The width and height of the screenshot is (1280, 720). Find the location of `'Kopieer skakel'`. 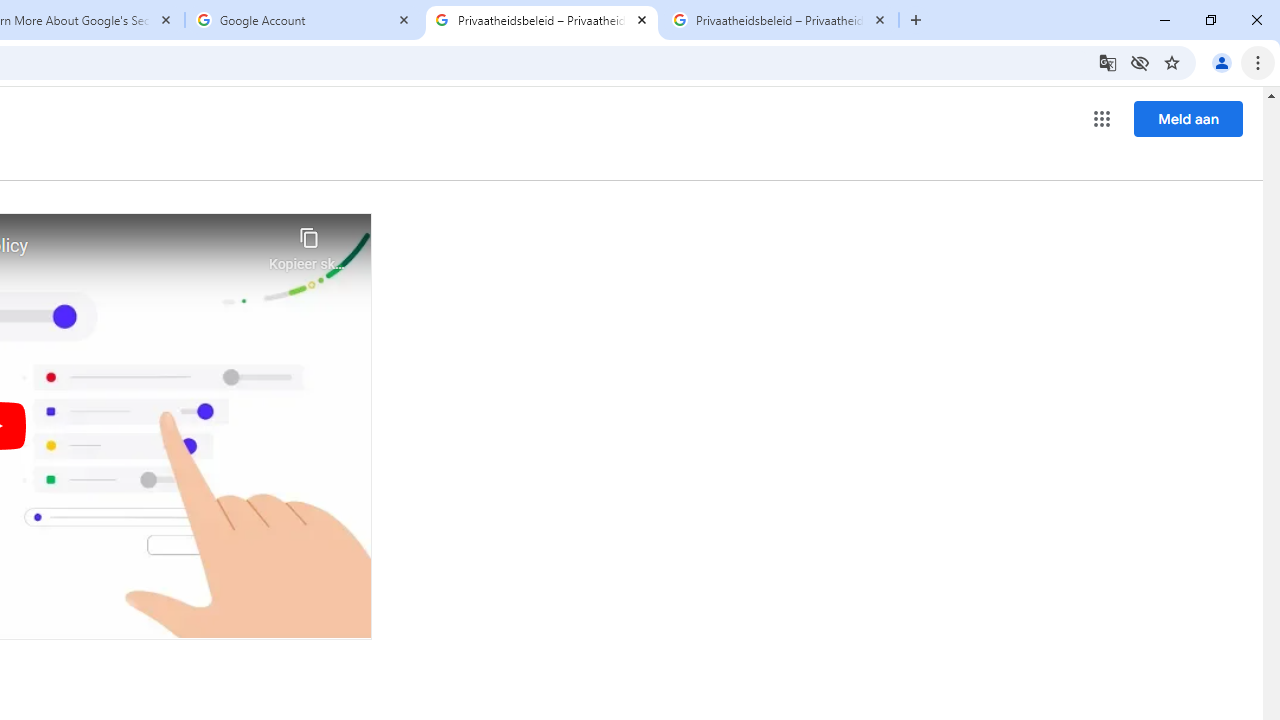

'Kopieer skakel' is located at coordinates (308, 243).